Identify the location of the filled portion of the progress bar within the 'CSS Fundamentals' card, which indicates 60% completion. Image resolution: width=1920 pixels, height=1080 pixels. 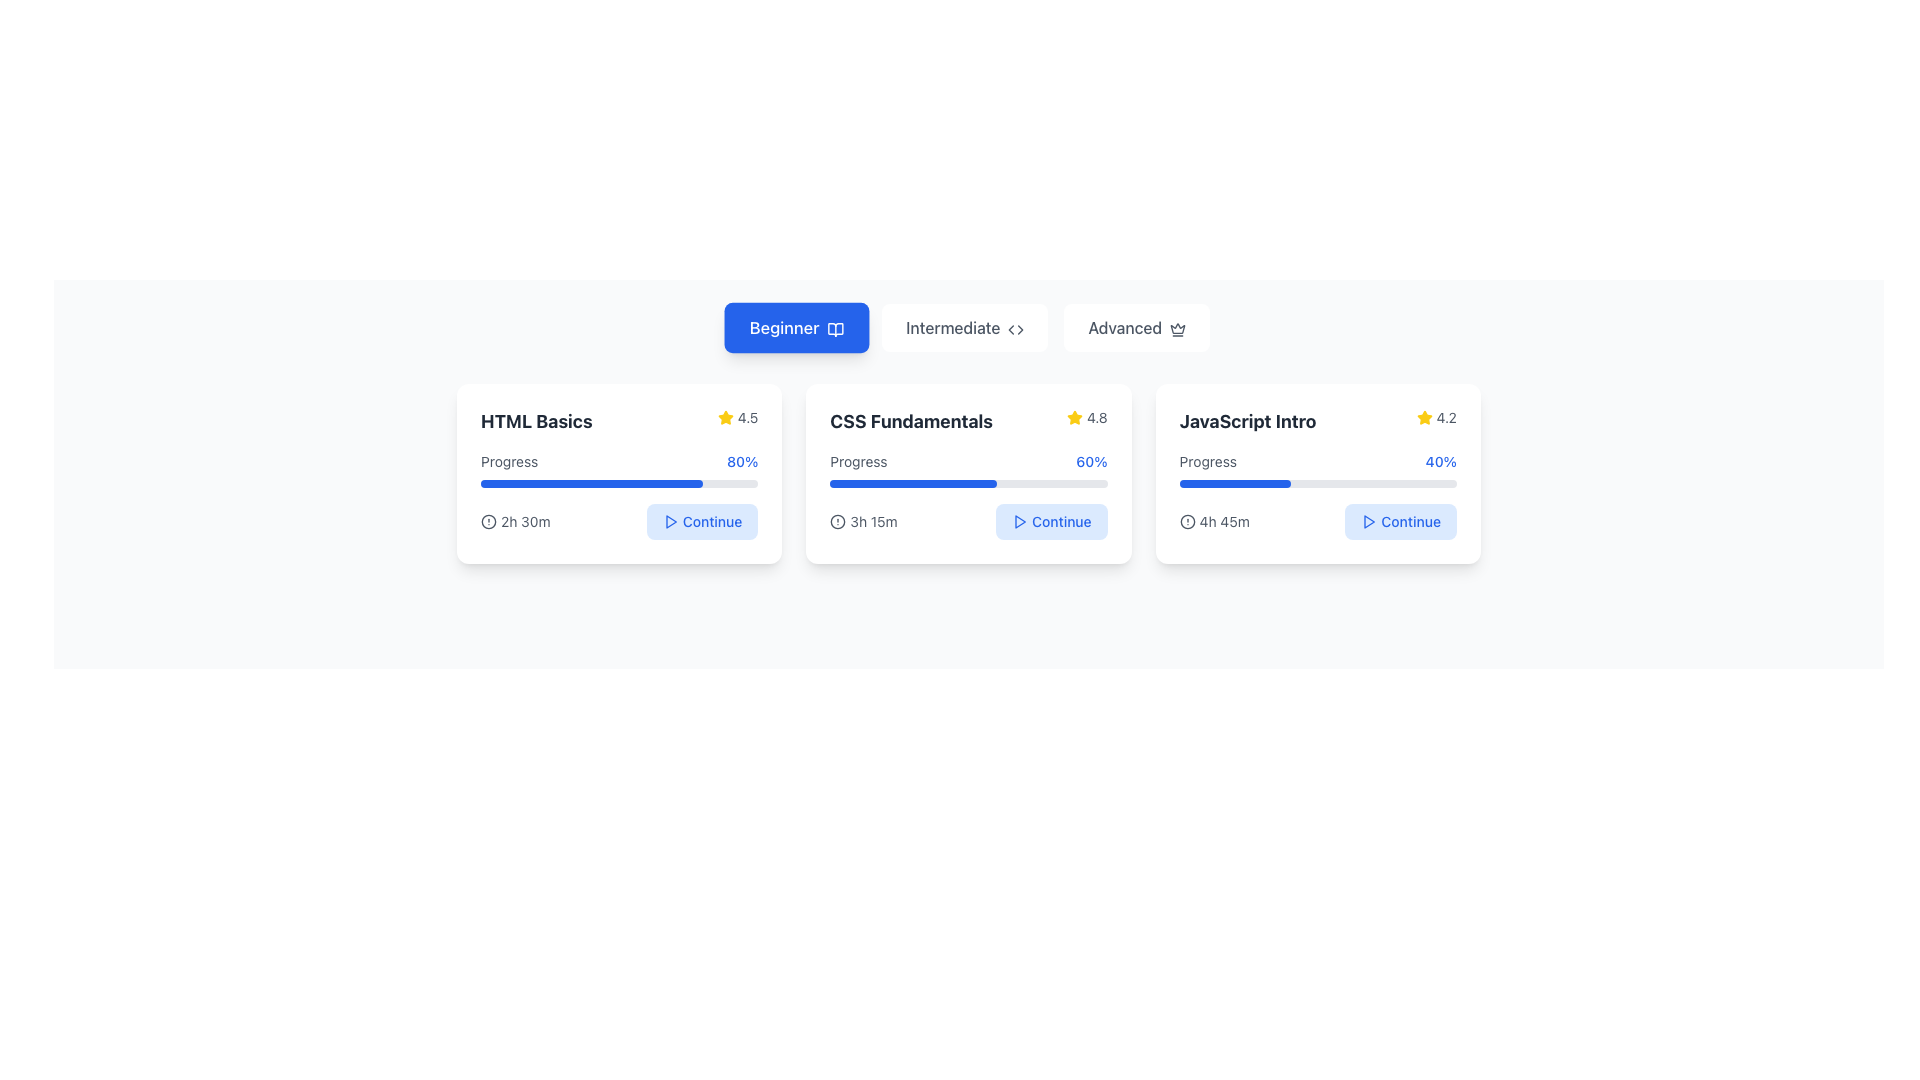
(912, 483).